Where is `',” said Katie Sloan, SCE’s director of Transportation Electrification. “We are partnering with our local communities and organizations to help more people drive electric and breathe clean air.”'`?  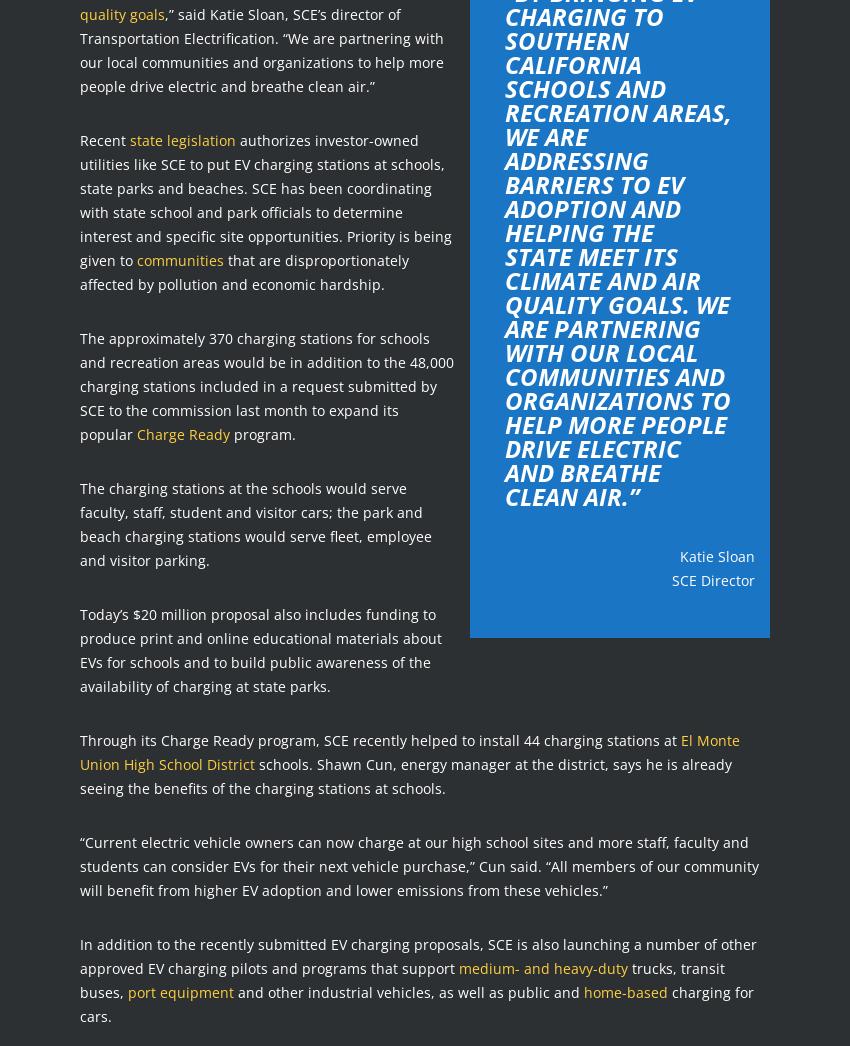 ',” said Katie Sloan, SCE’s director of Transportation Electrification. “We are partnering with our local communities and organizations to help more people drive electric and breathe clean air.”' is located at coordinates (260, 48).